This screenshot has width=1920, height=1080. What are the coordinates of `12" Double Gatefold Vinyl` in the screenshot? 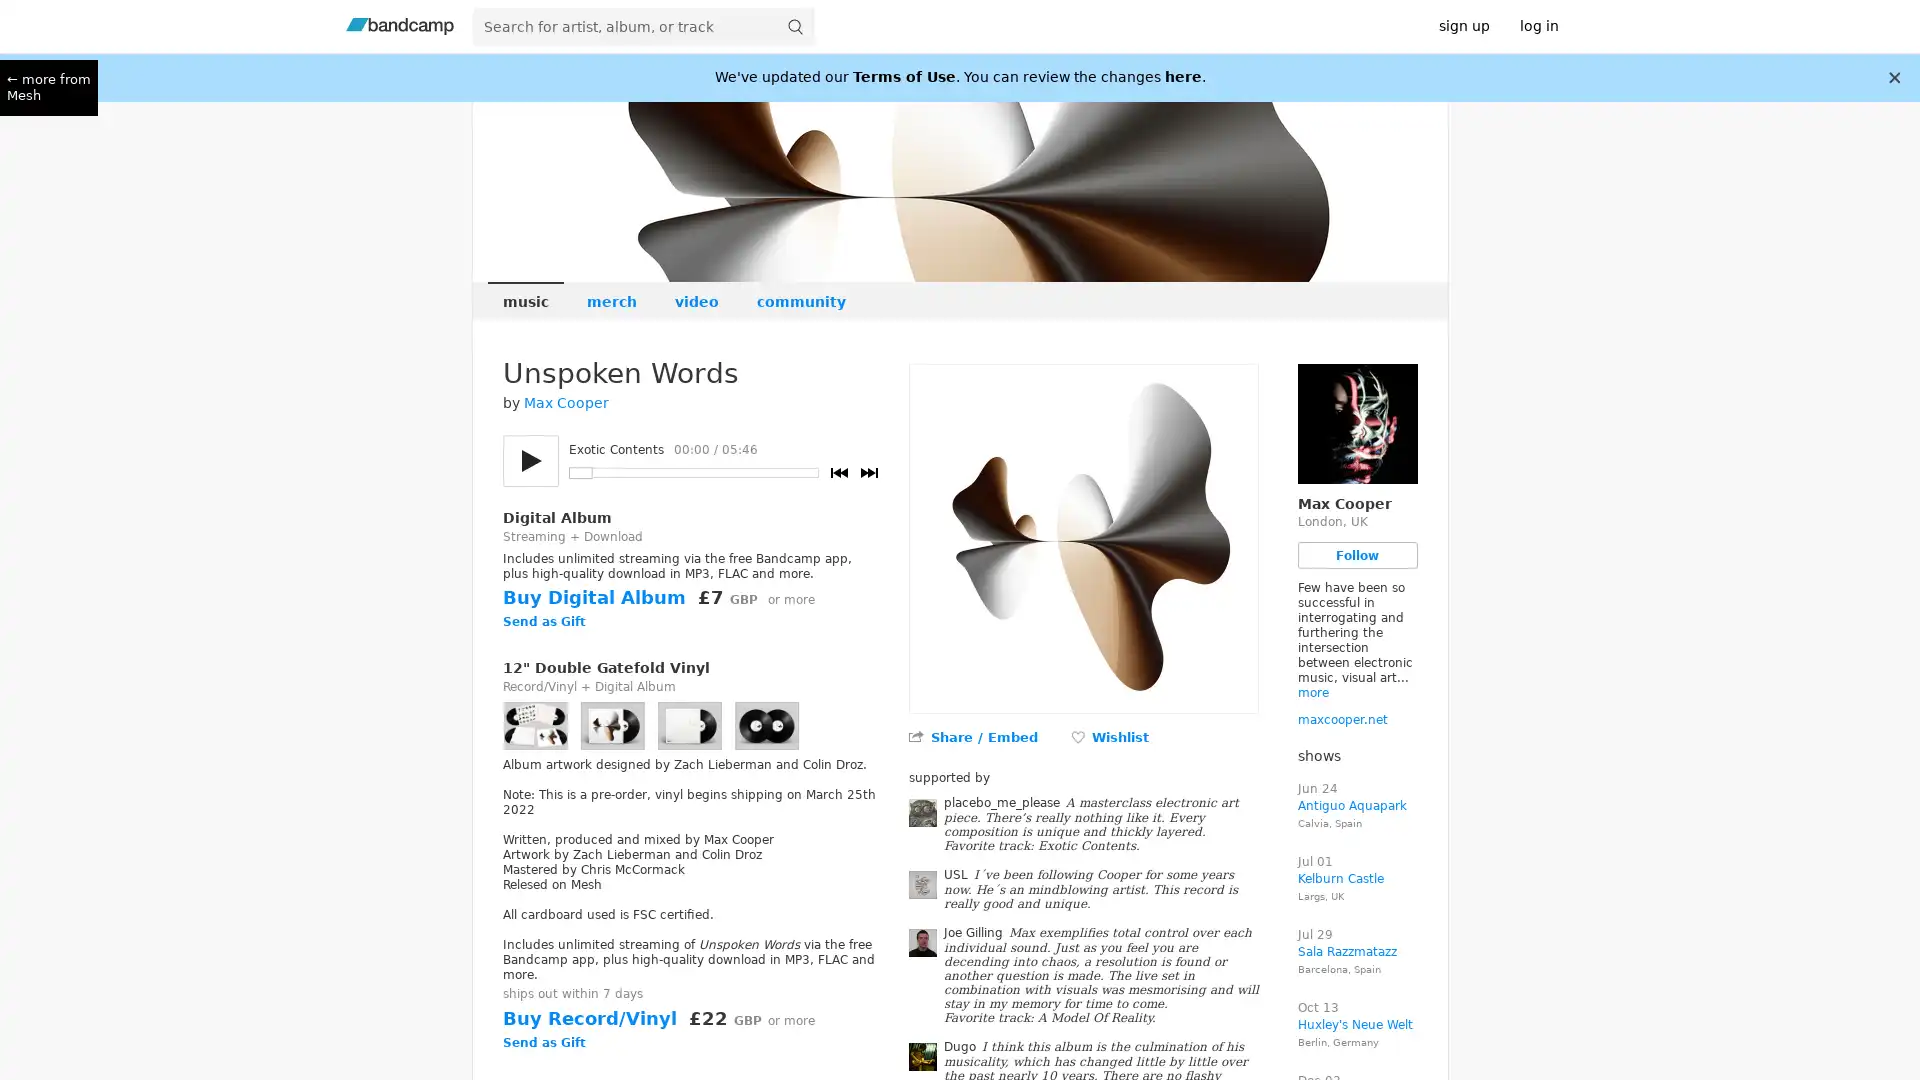 It's located at (604, 667).